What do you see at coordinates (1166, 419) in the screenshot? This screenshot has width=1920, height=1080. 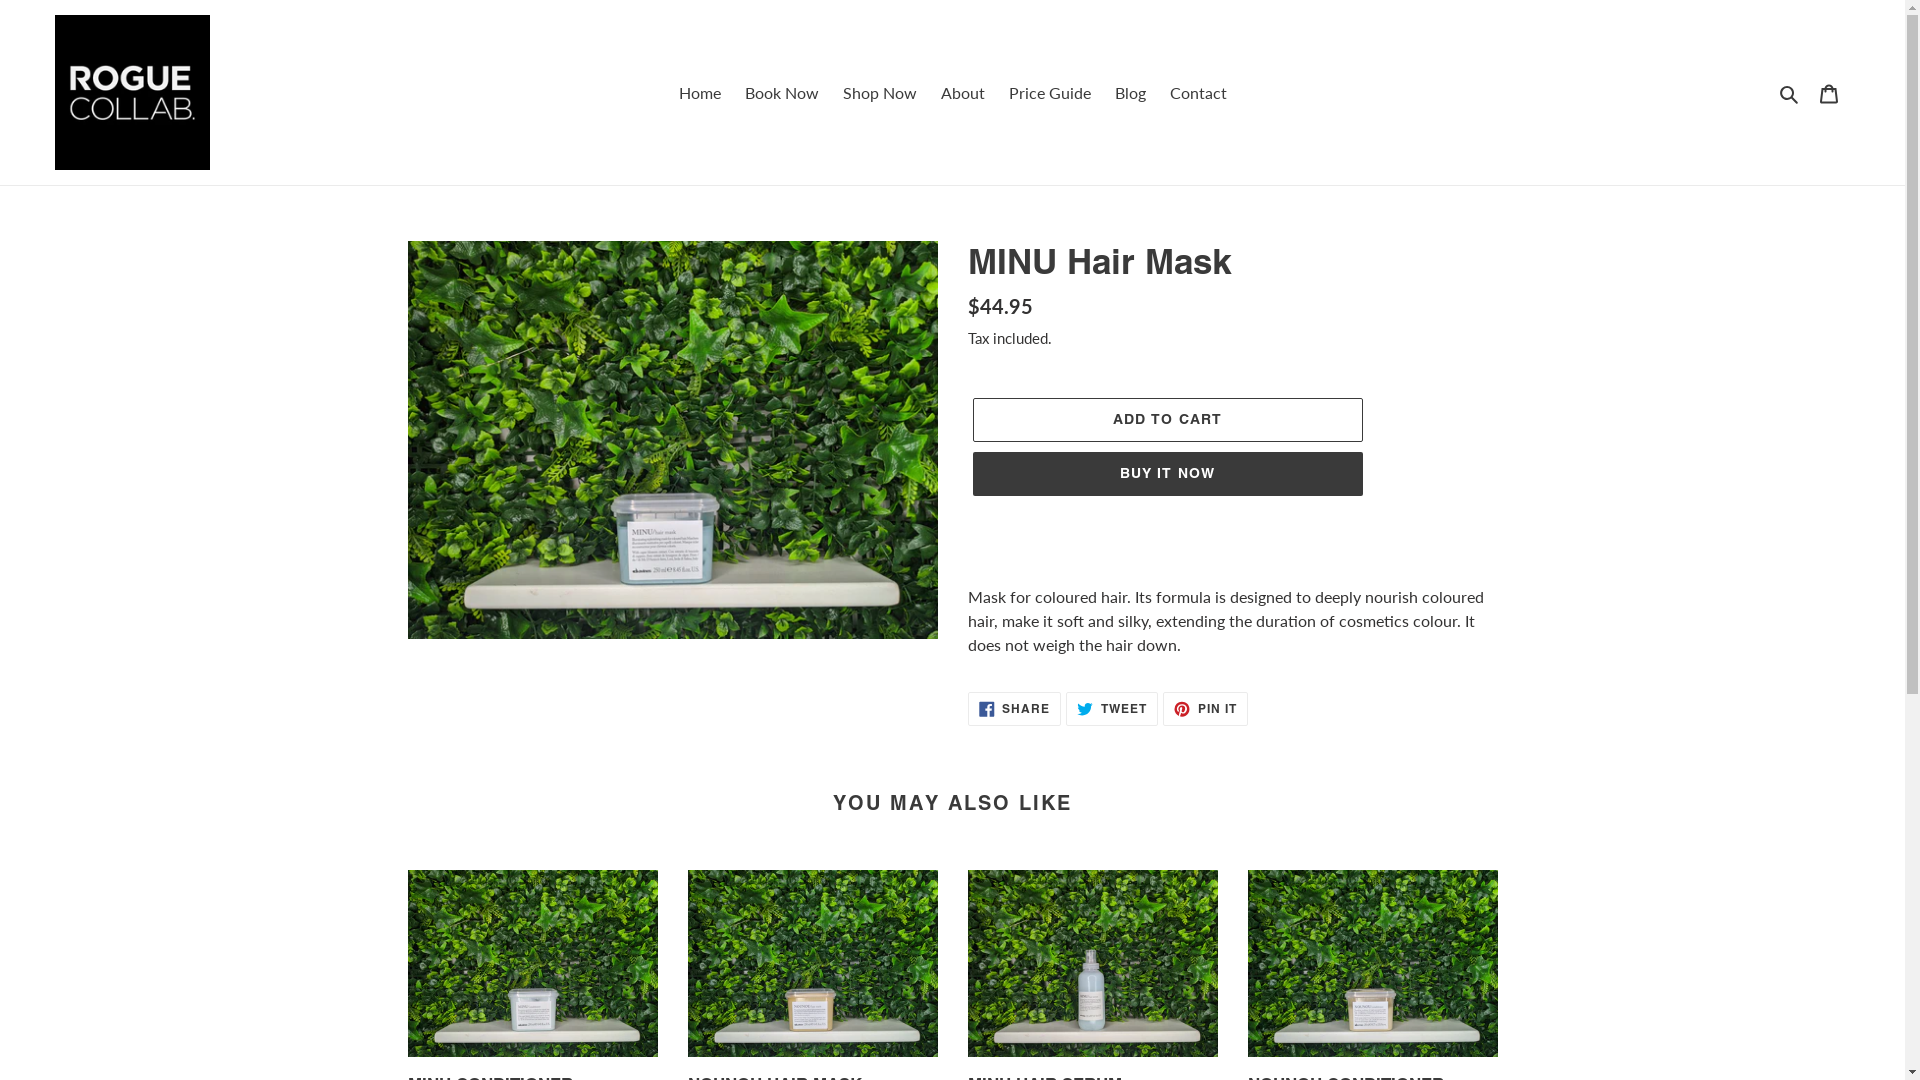 I see `'ADD TO CART'` at bounding box center [1166, 419].